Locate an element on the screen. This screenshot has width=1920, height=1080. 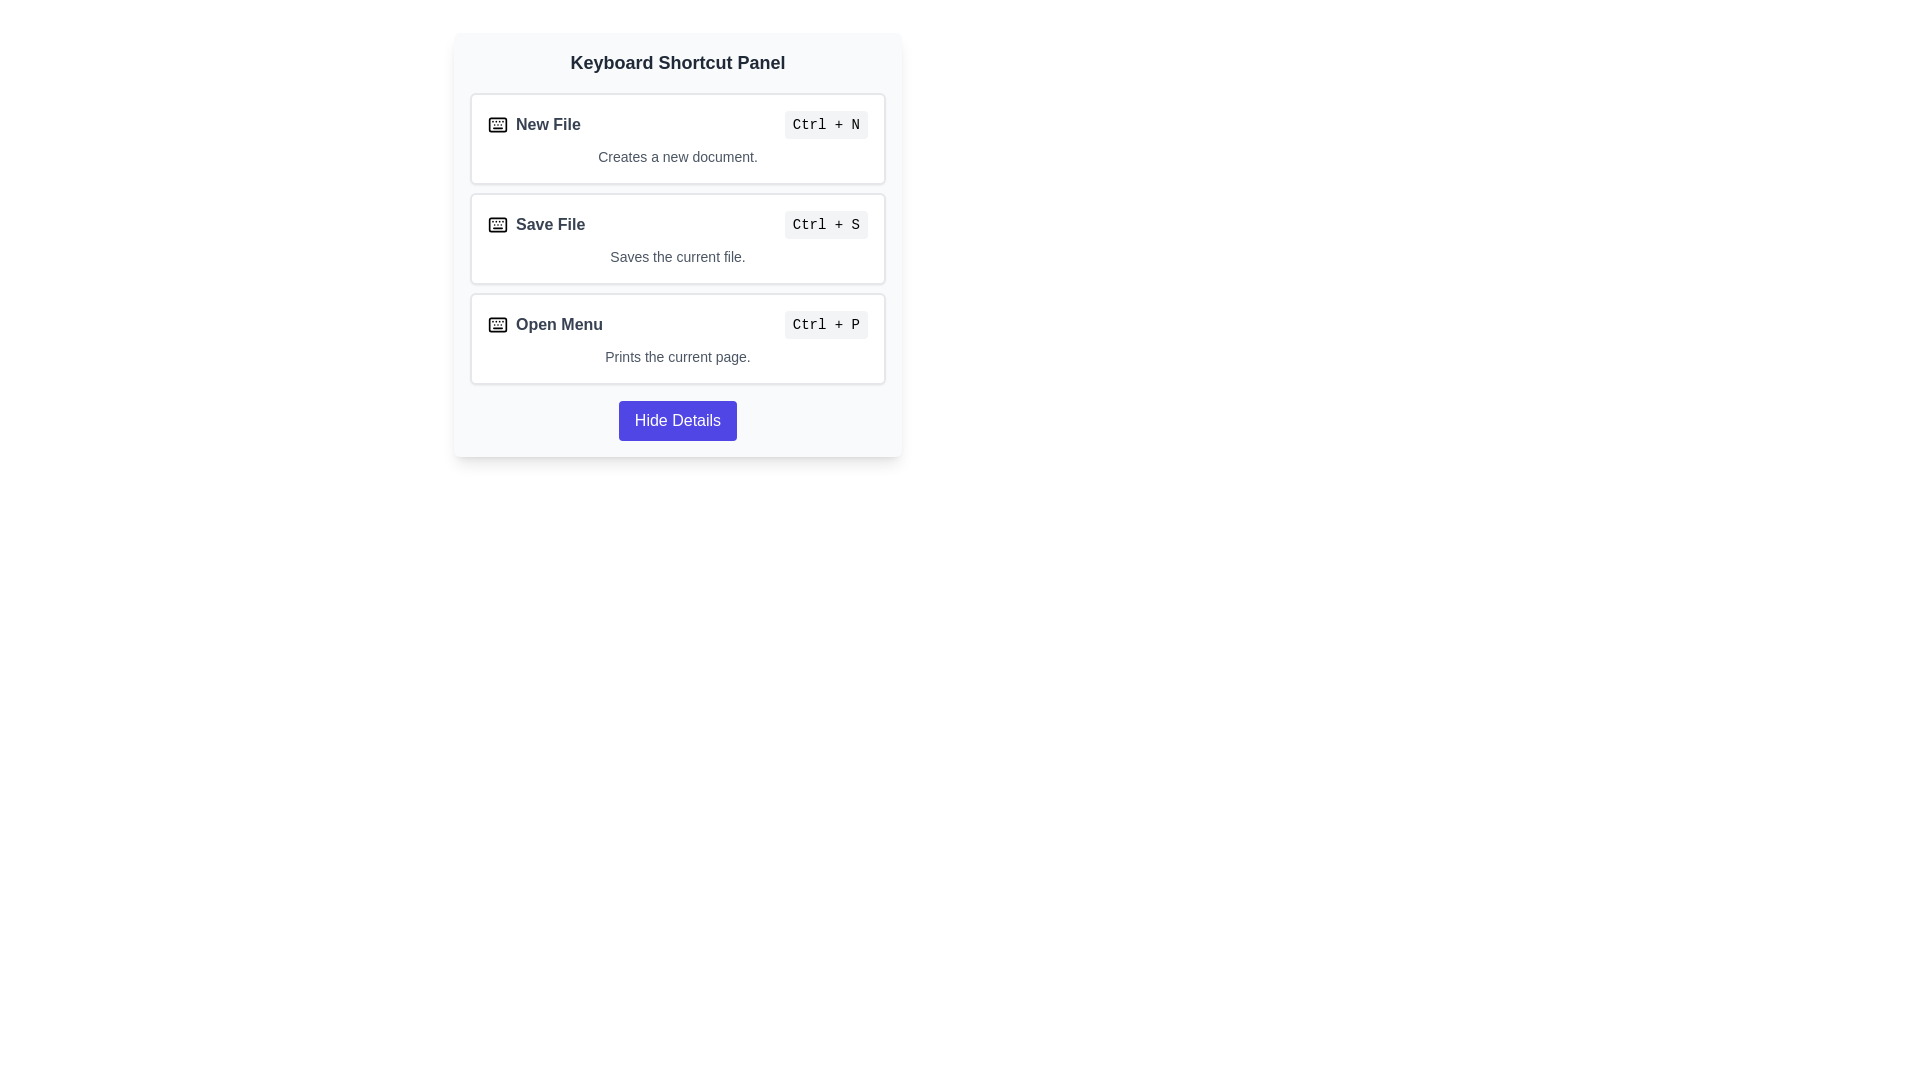
the 'Hide Details' button located at the bottom of the Keyboard Shortcut Panel, which has a light gray background and rounded corners is located at coordinates (677, 244).